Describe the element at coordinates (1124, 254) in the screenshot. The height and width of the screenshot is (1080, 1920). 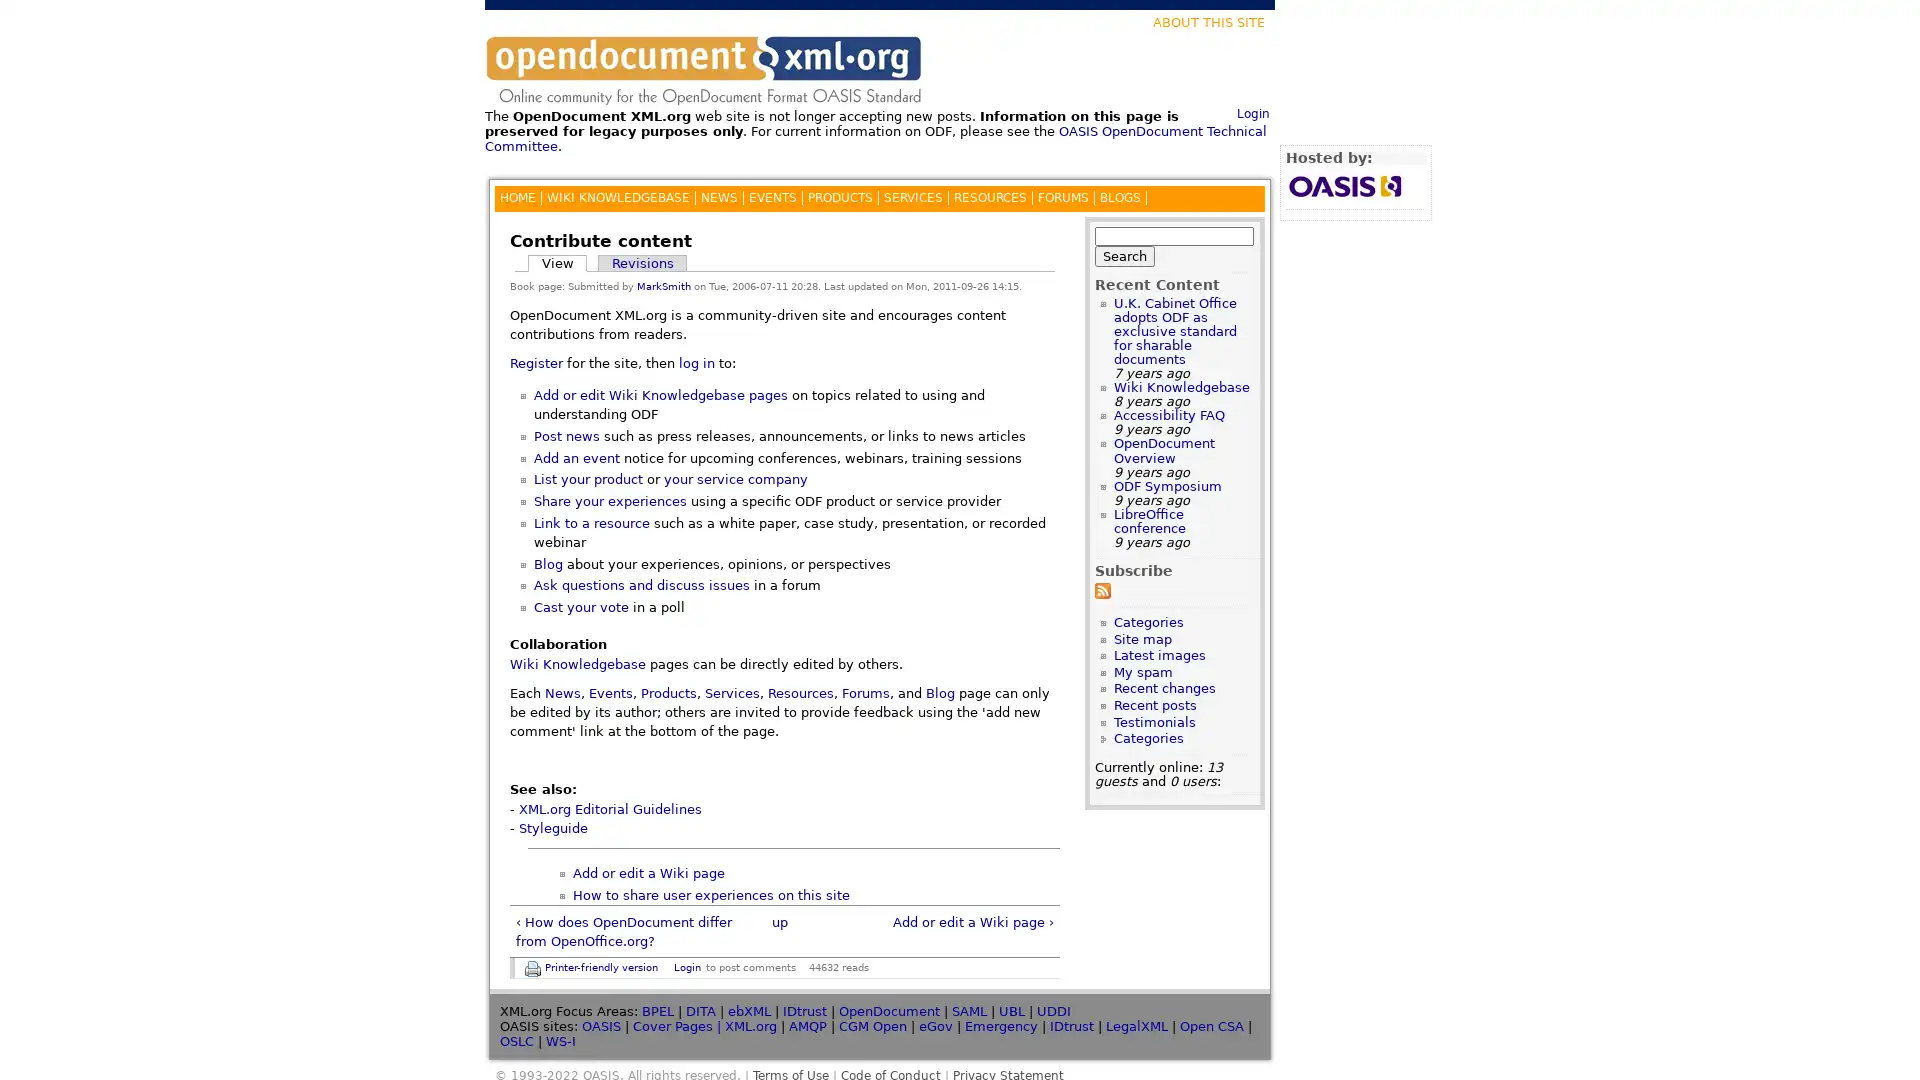
I see `Search` at that location.